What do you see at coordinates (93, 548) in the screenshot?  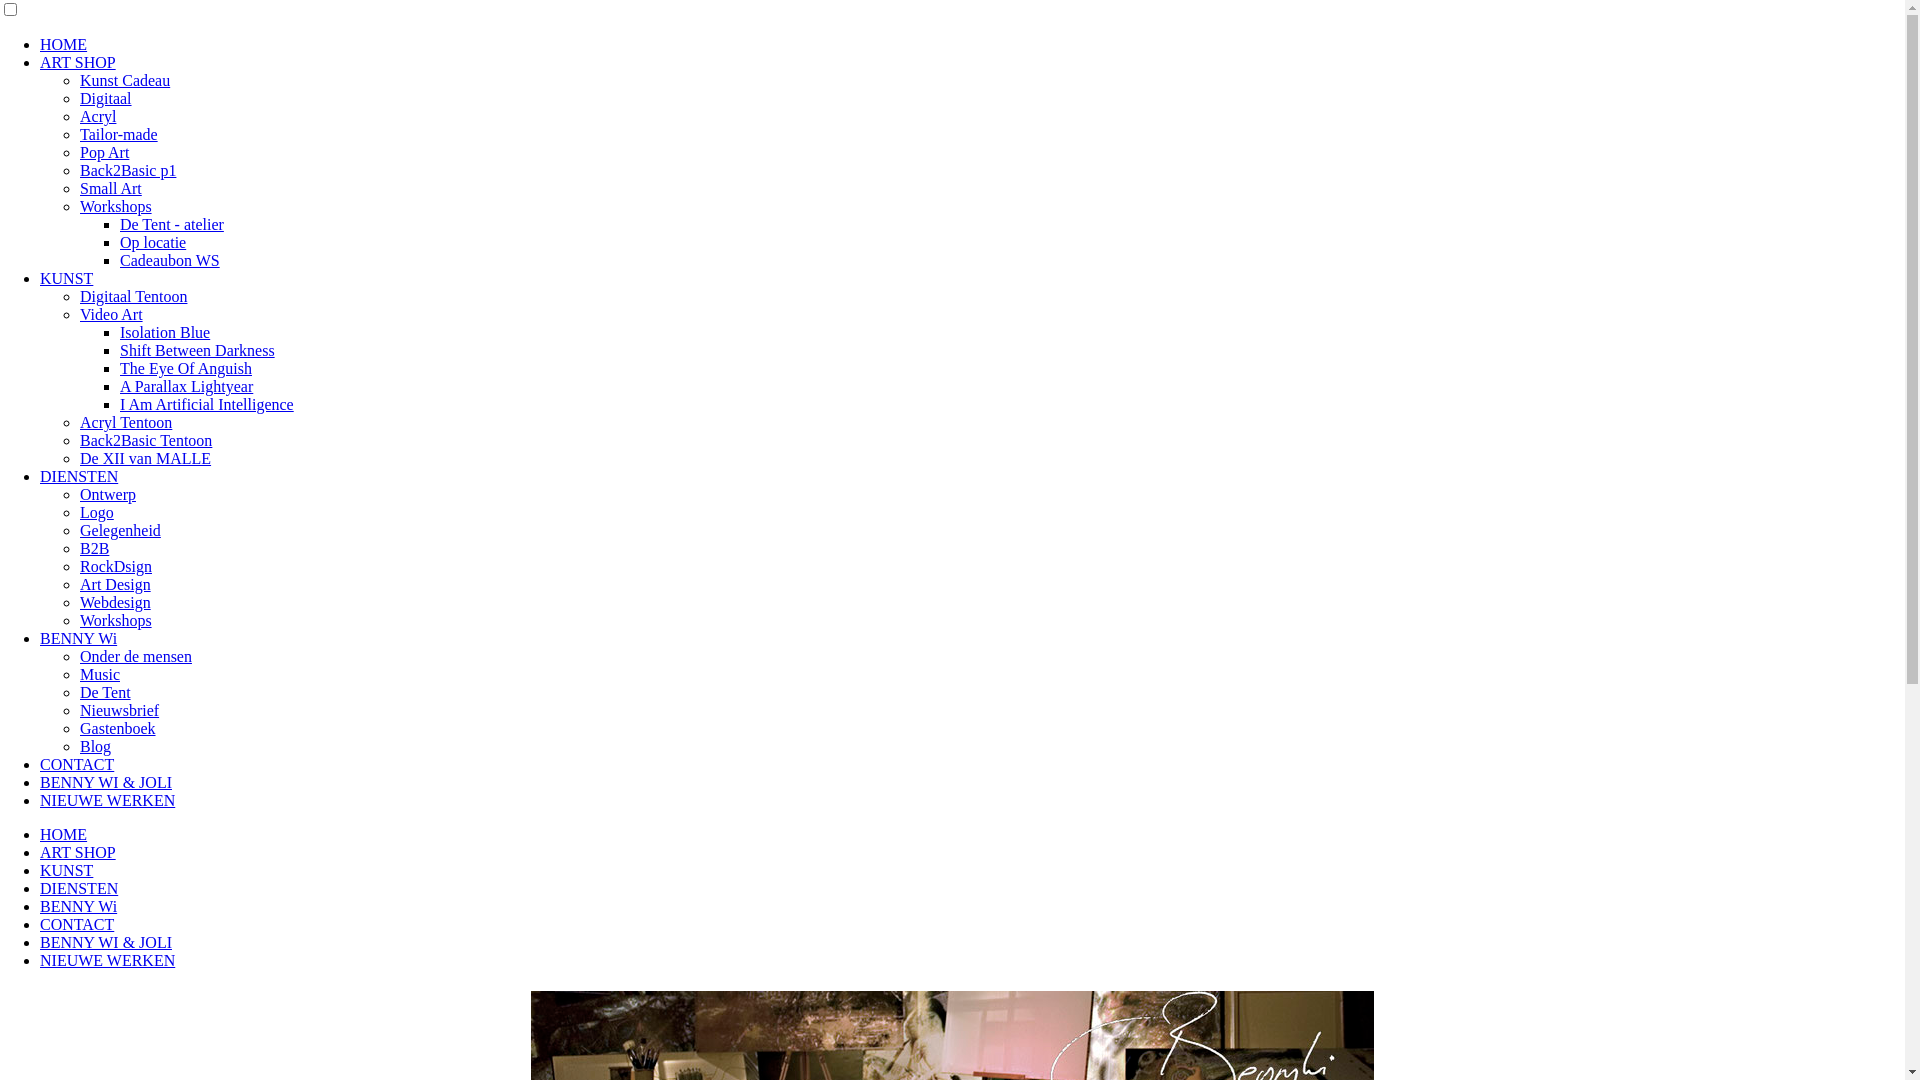 I see `'B2B'` at bounding box center [93, 548].